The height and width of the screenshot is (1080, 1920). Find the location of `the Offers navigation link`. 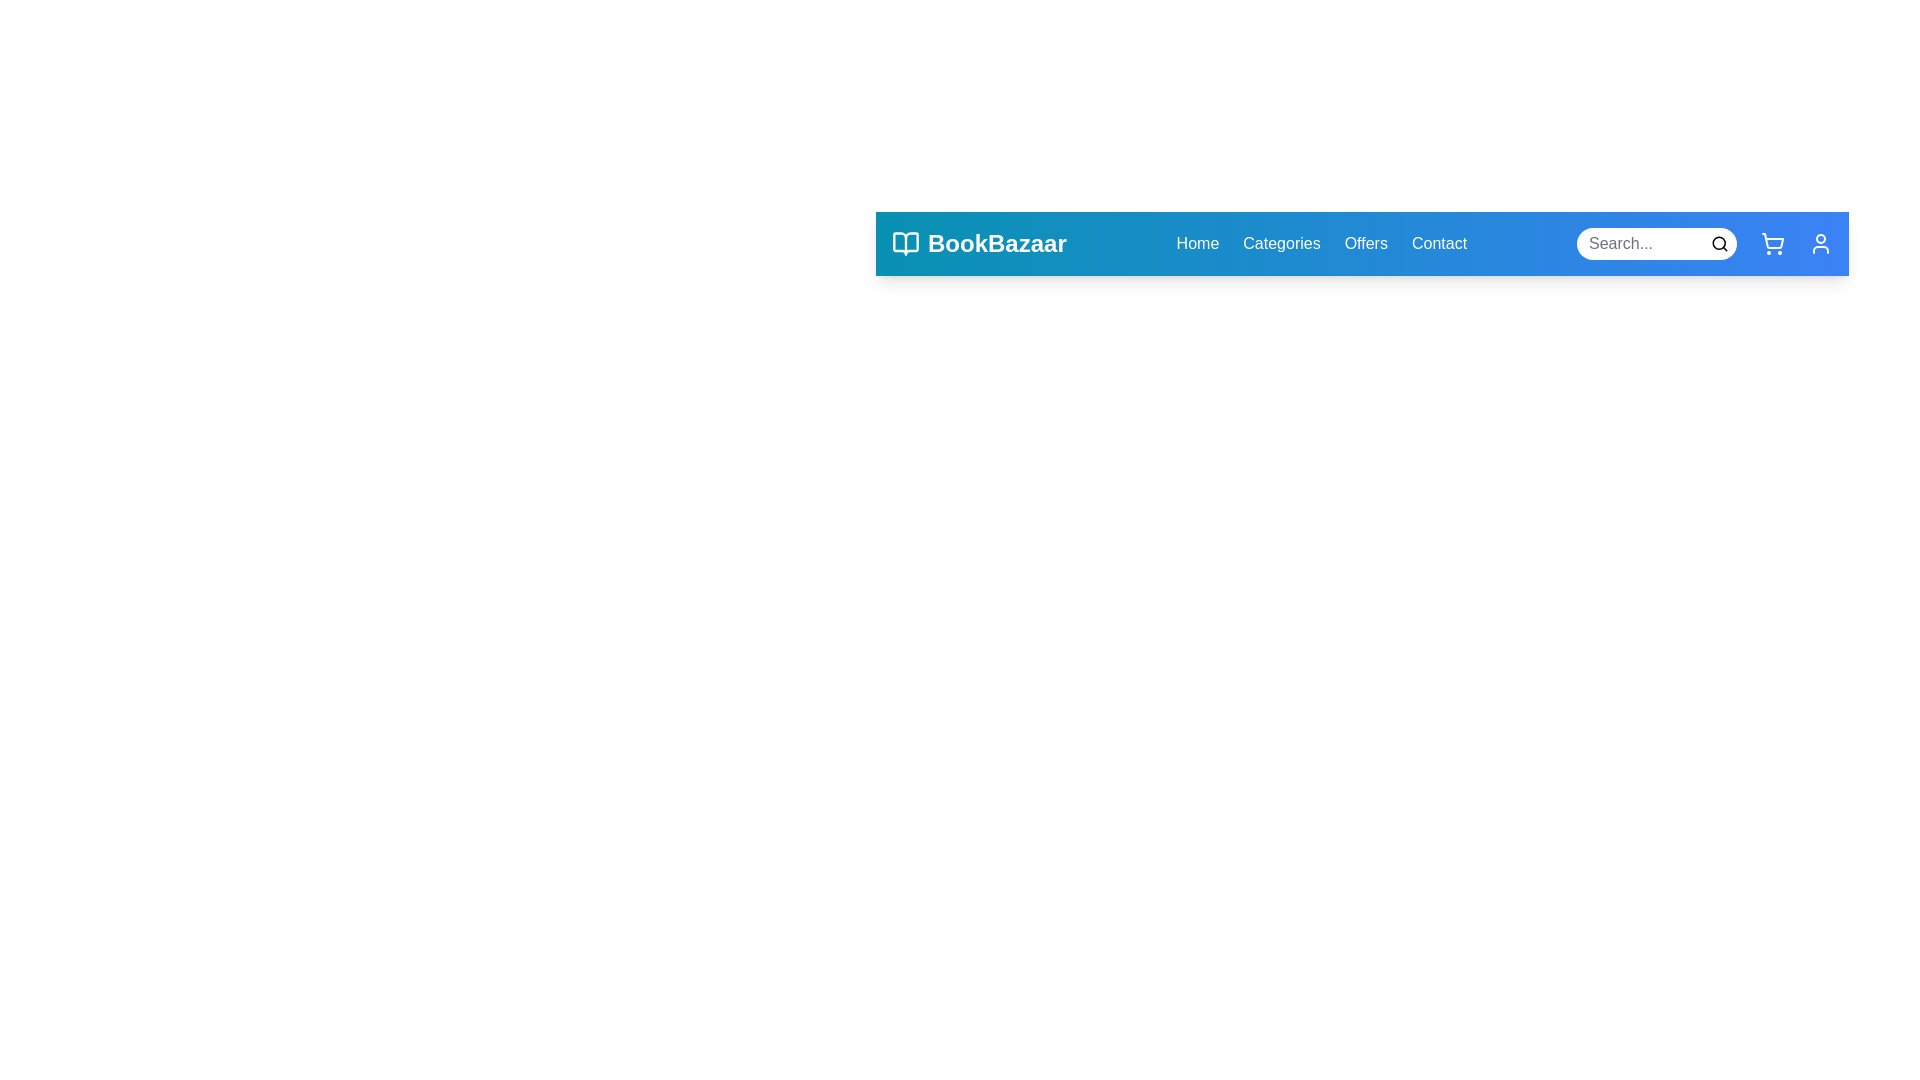

the Offers navigation link is located at coordinates (1365, 242).